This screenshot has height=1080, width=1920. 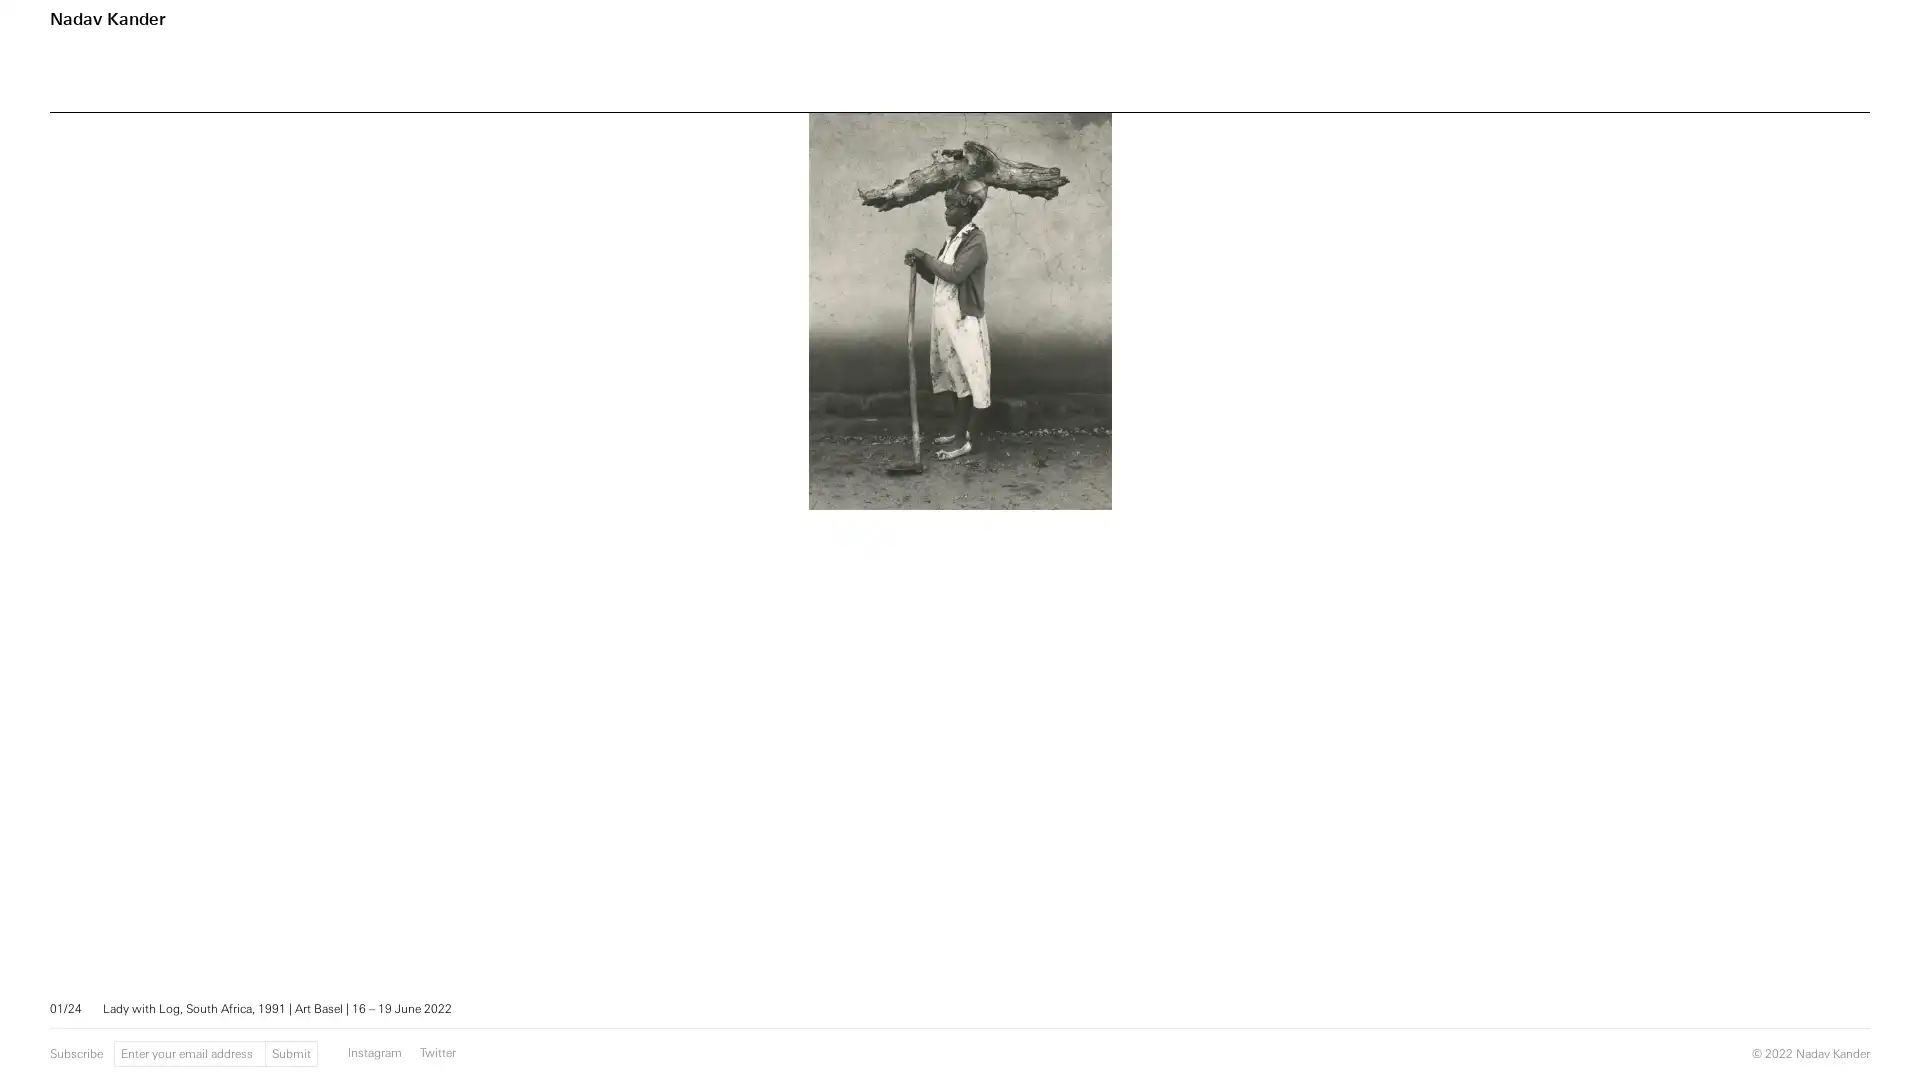 What do you see at coordinates (290, 1052) in the screenshot?
I see `Submit` at bounding box center [290, 1052].